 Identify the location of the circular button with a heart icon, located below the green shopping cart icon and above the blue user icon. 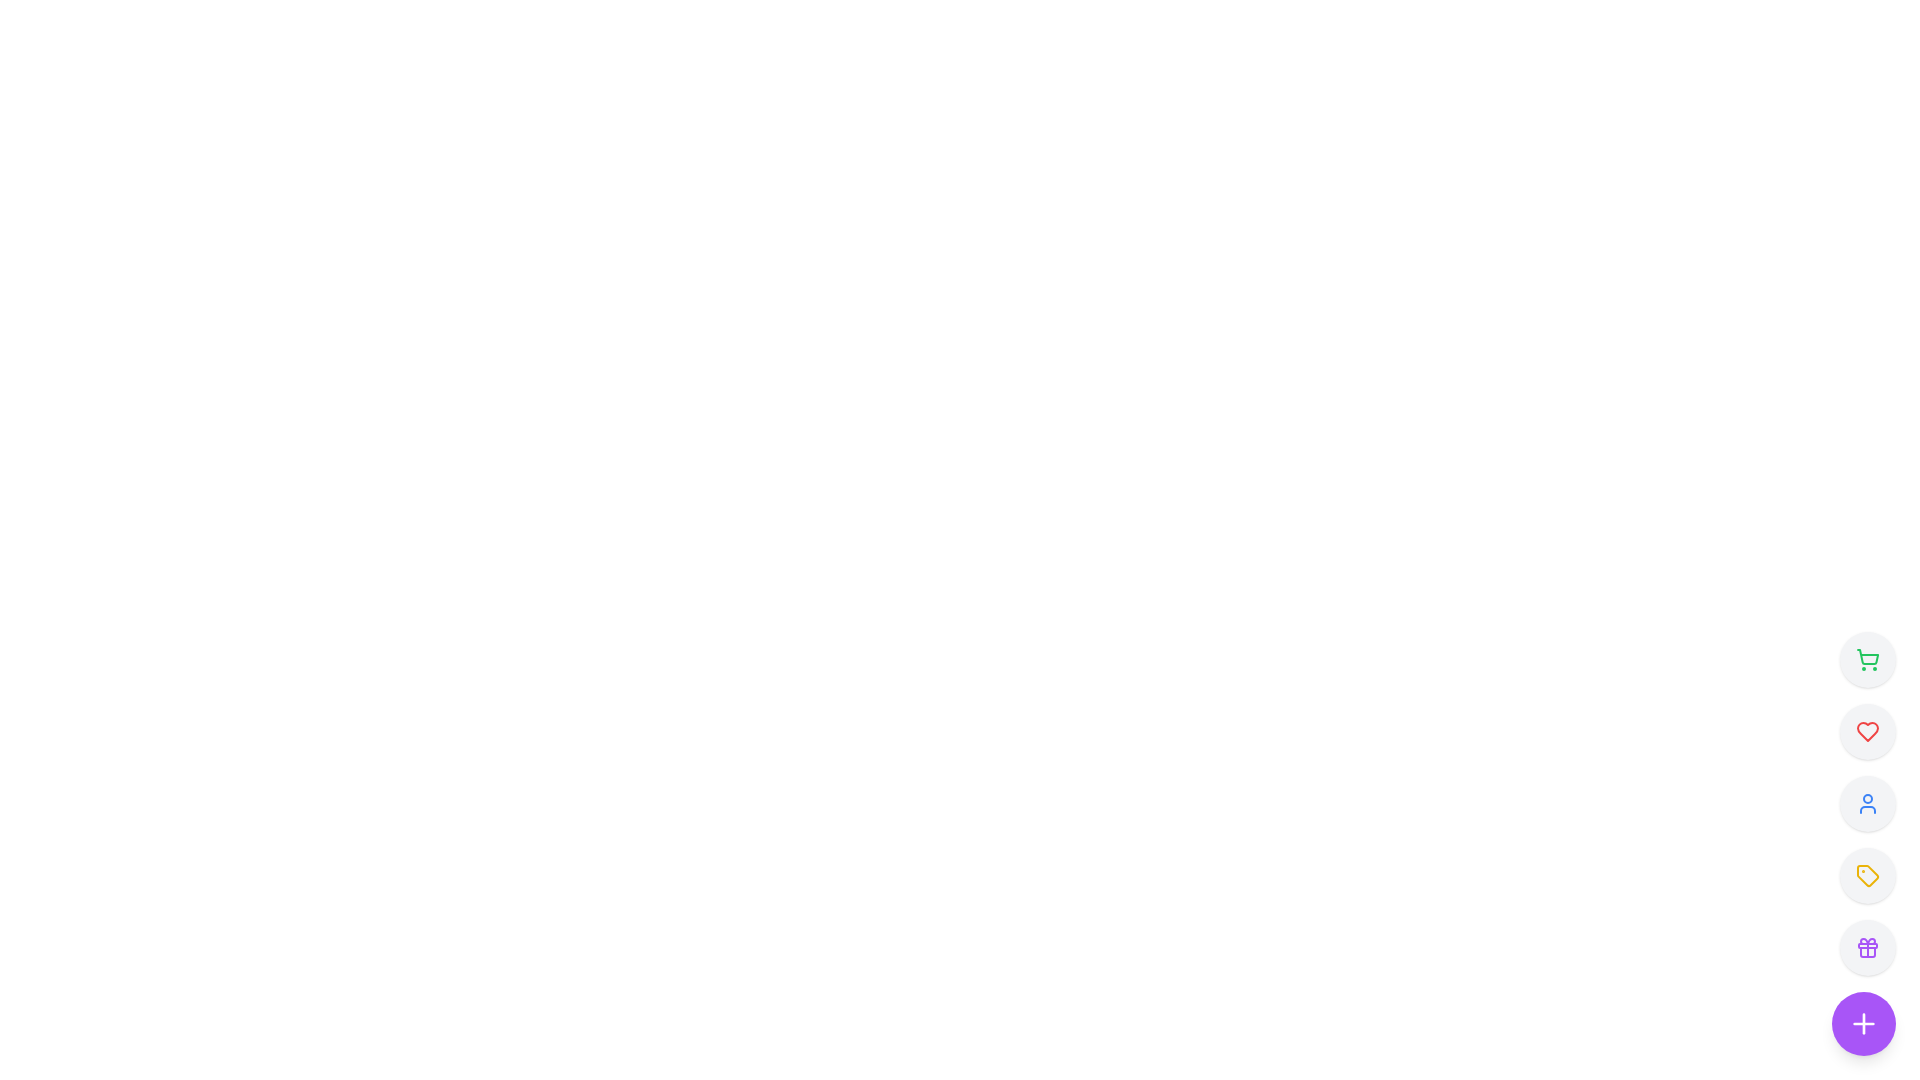
(1866, 732).